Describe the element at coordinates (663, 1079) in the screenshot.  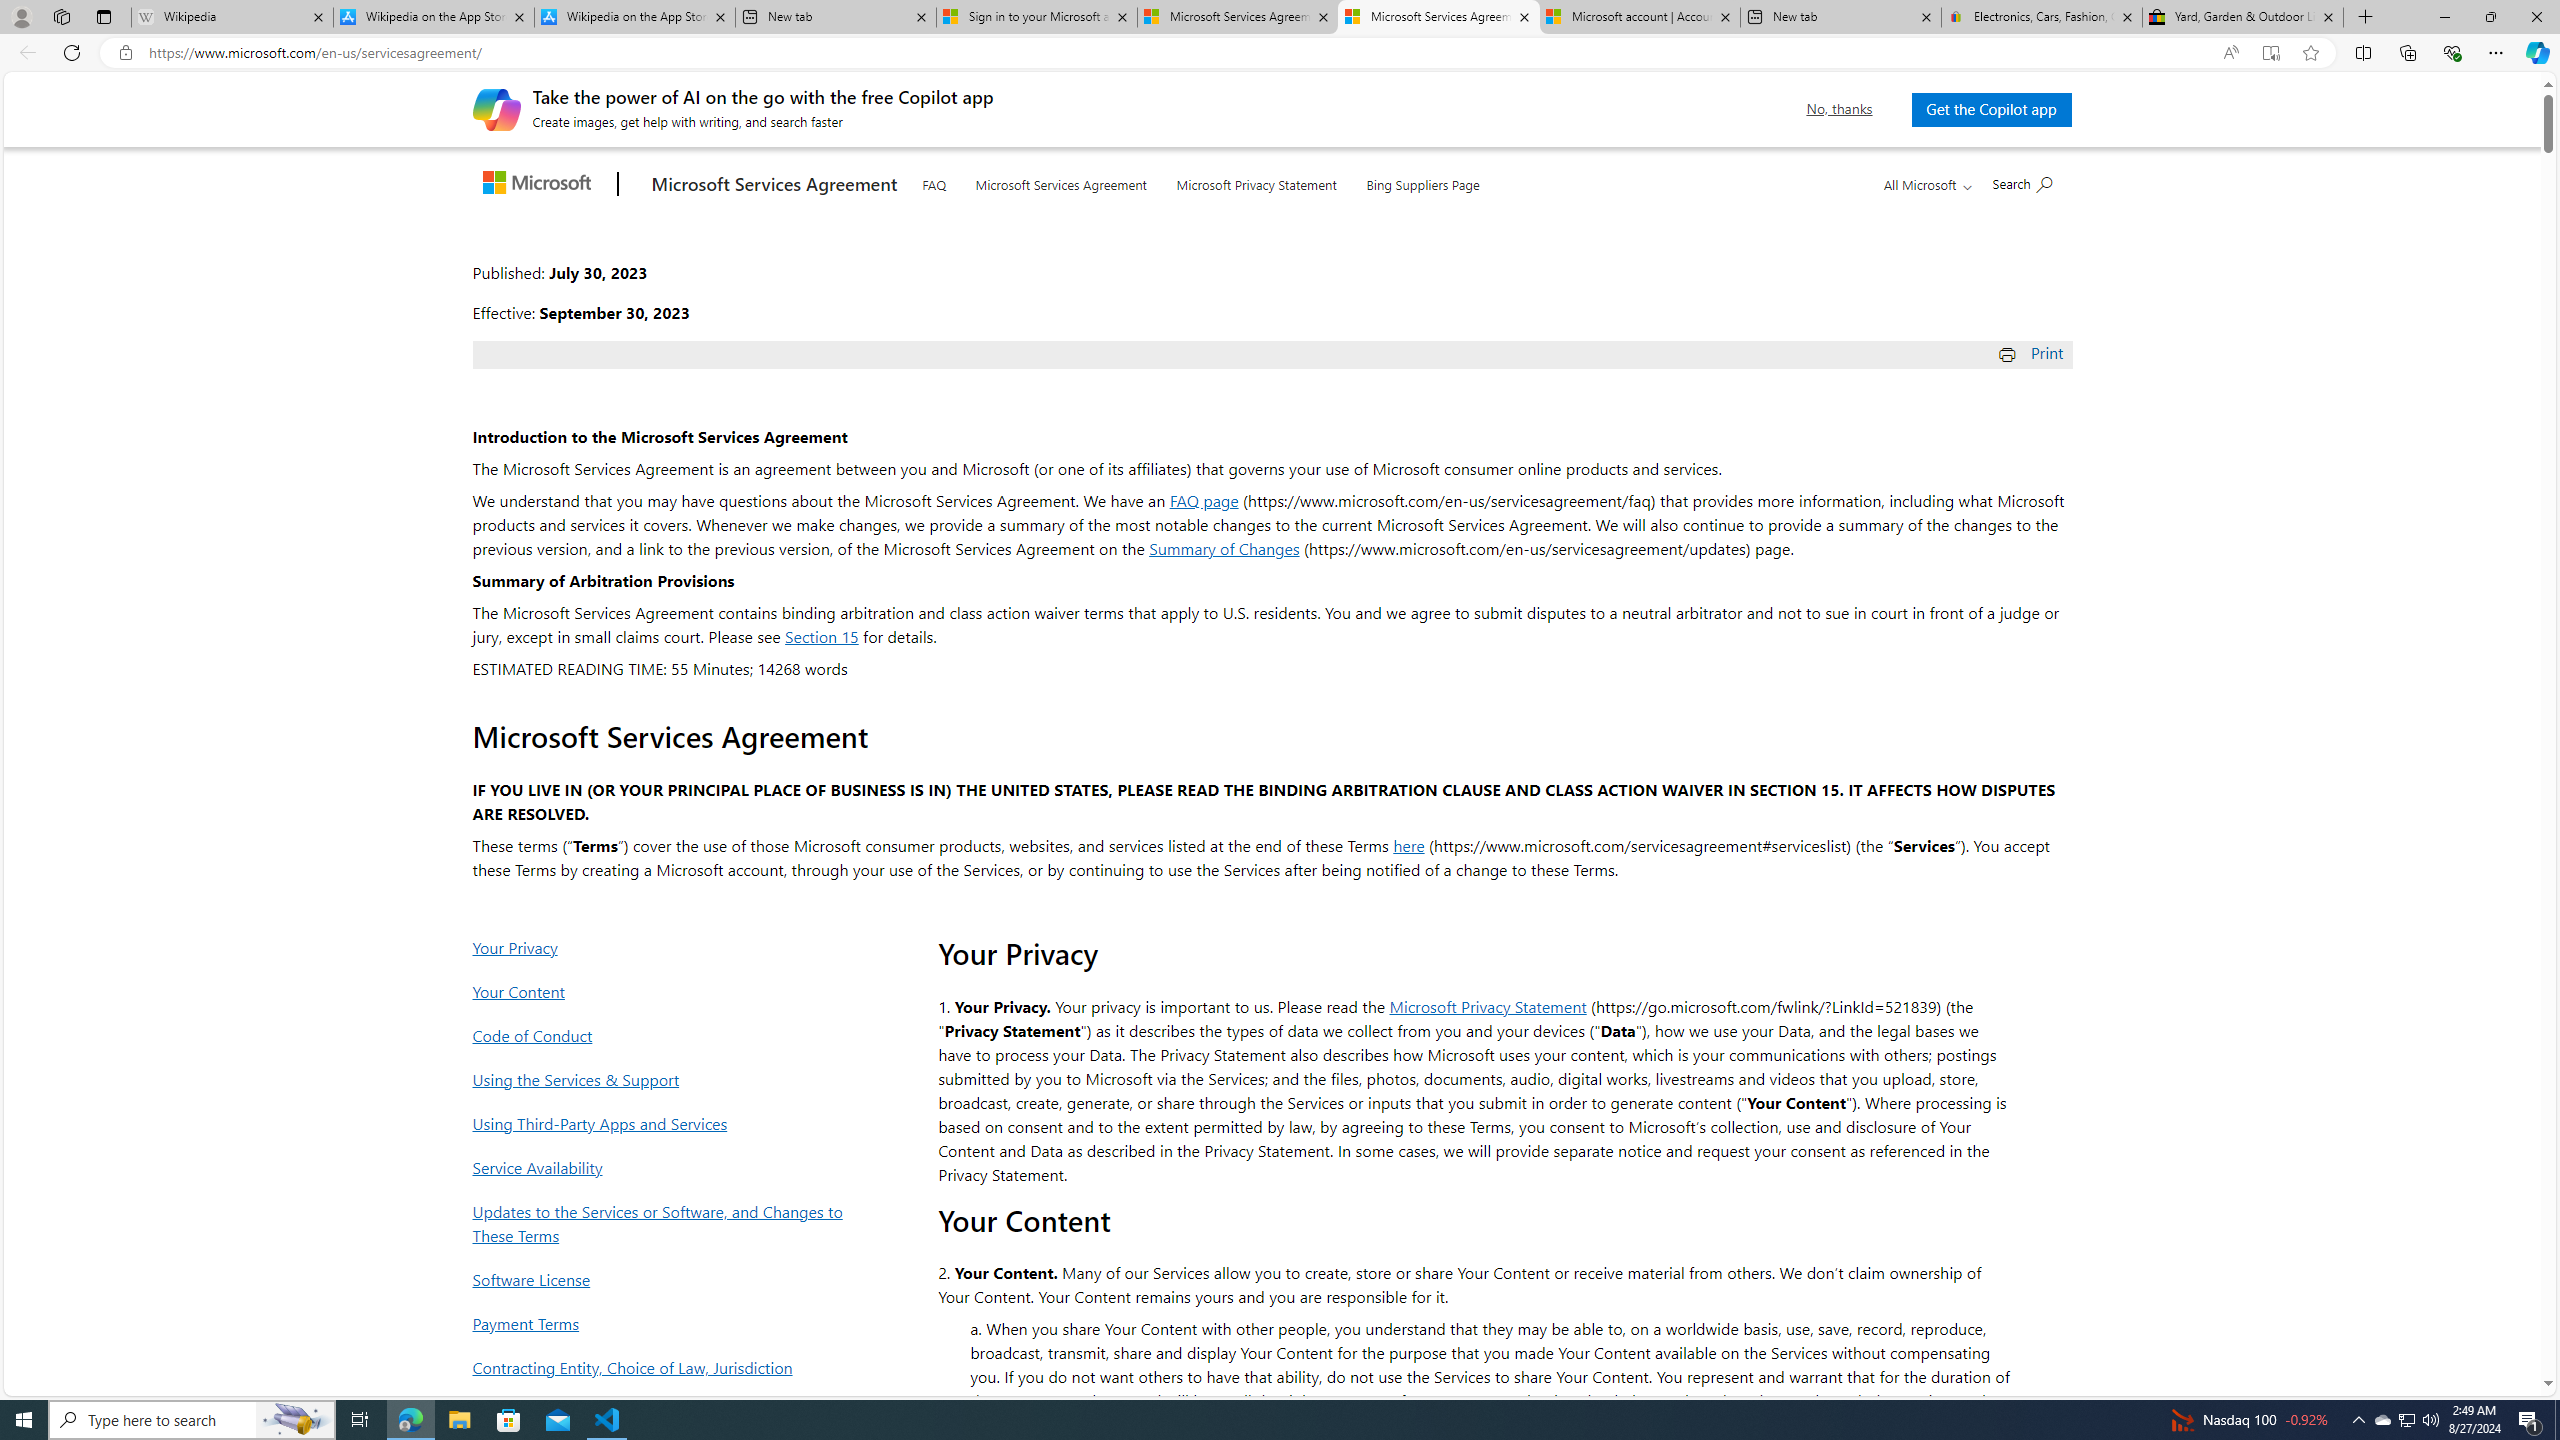
I see `'Using the Services & Support'` at that location.